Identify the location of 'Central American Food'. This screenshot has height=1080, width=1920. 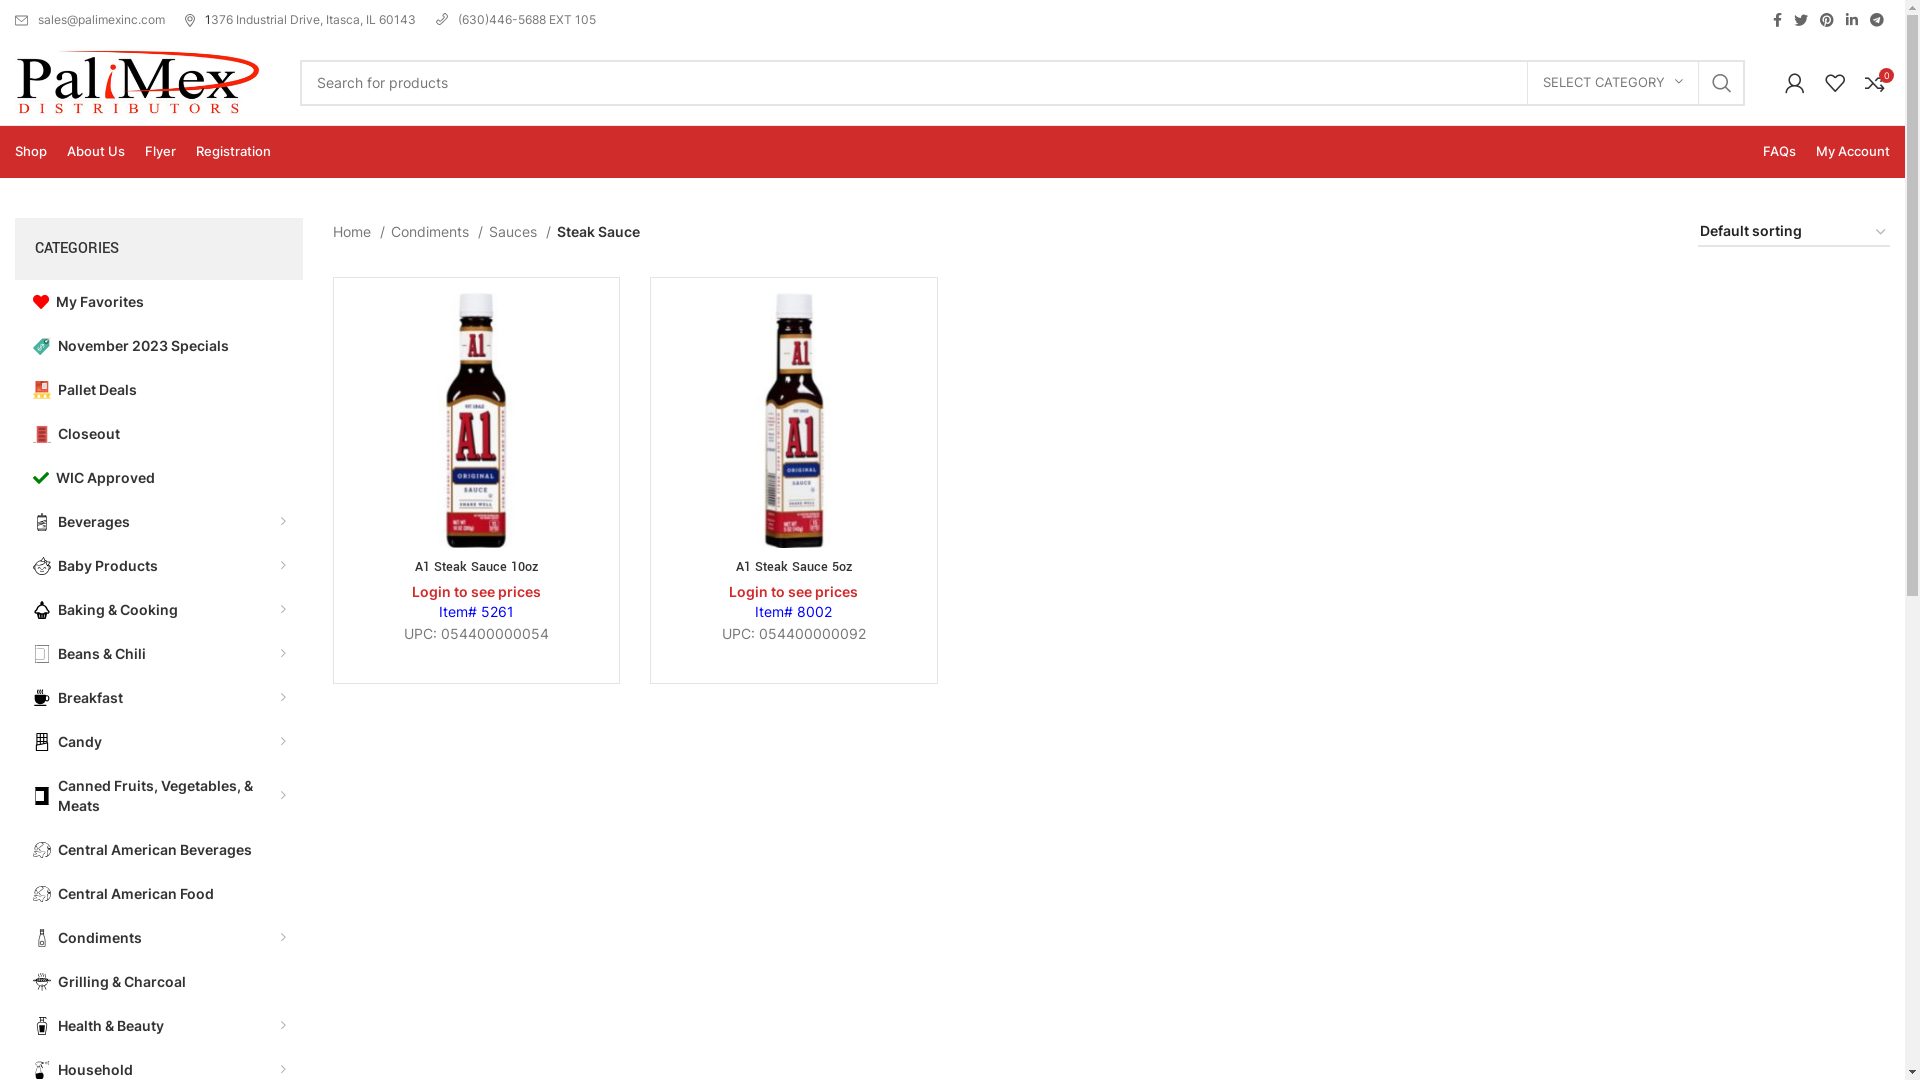
(157, 893).